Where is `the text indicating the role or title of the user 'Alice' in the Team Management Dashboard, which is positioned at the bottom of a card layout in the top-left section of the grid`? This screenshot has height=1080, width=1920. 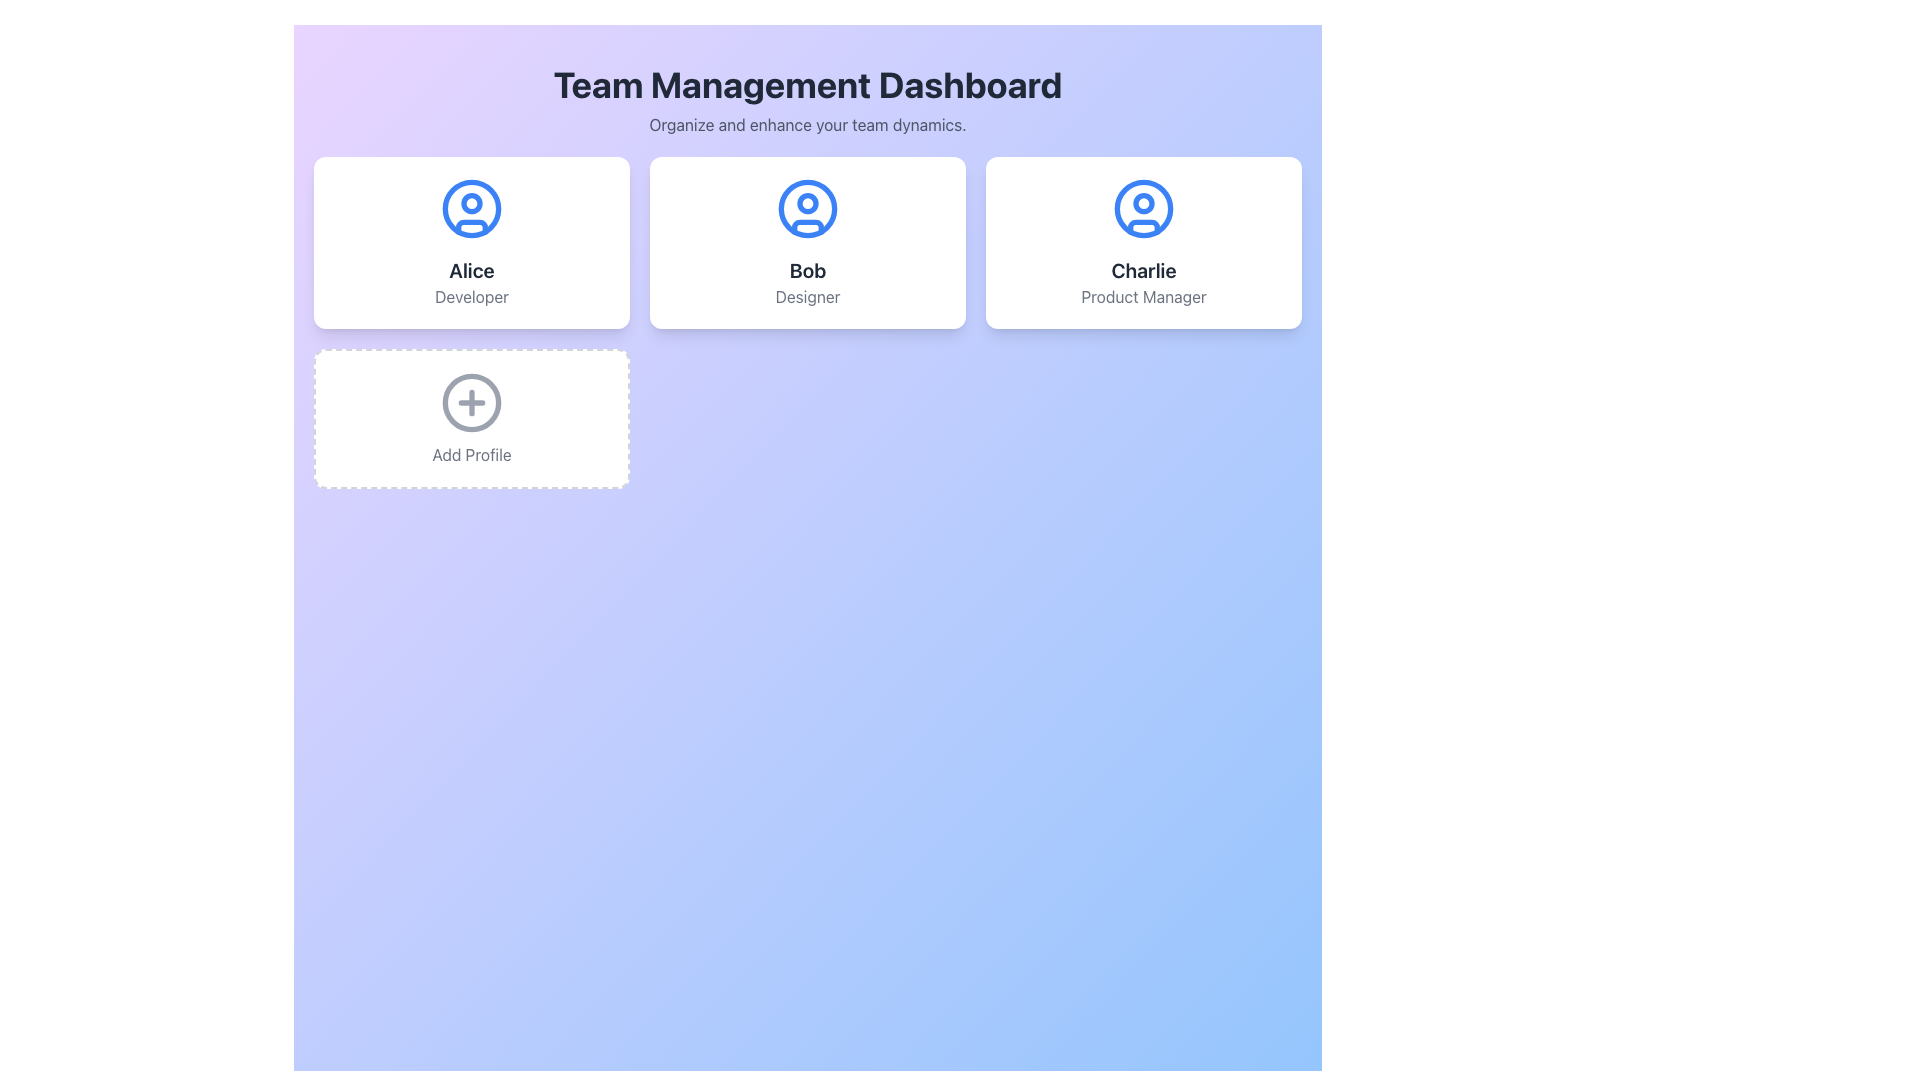
the text indicating the role or title of the user 'Alice' in the Team Management Dashboard, which is positioned at the bottom of a card layout in the top-left section of the grid is located at coordinates (470, 297).